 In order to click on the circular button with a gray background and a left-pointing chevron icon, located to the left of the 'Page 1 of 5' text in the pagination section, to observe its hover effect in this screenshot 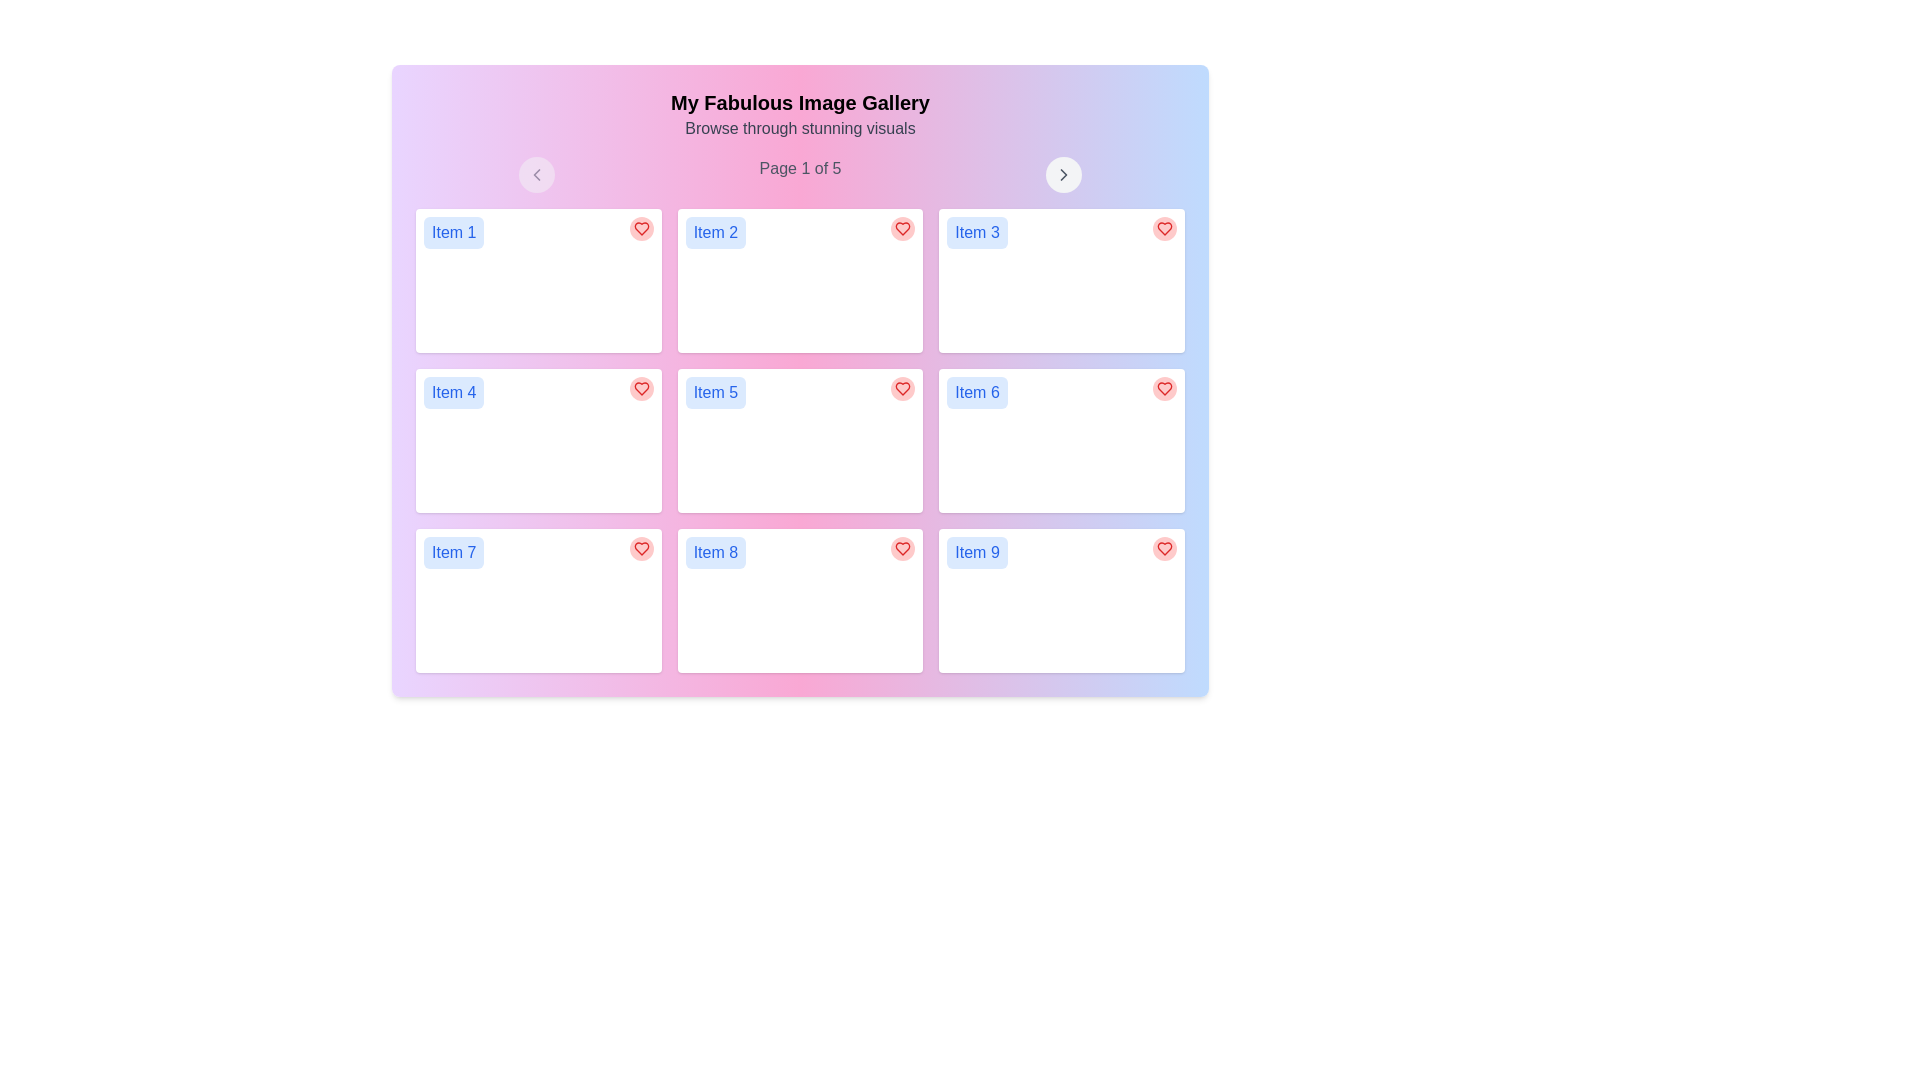, I will do `click(536, 173)`.